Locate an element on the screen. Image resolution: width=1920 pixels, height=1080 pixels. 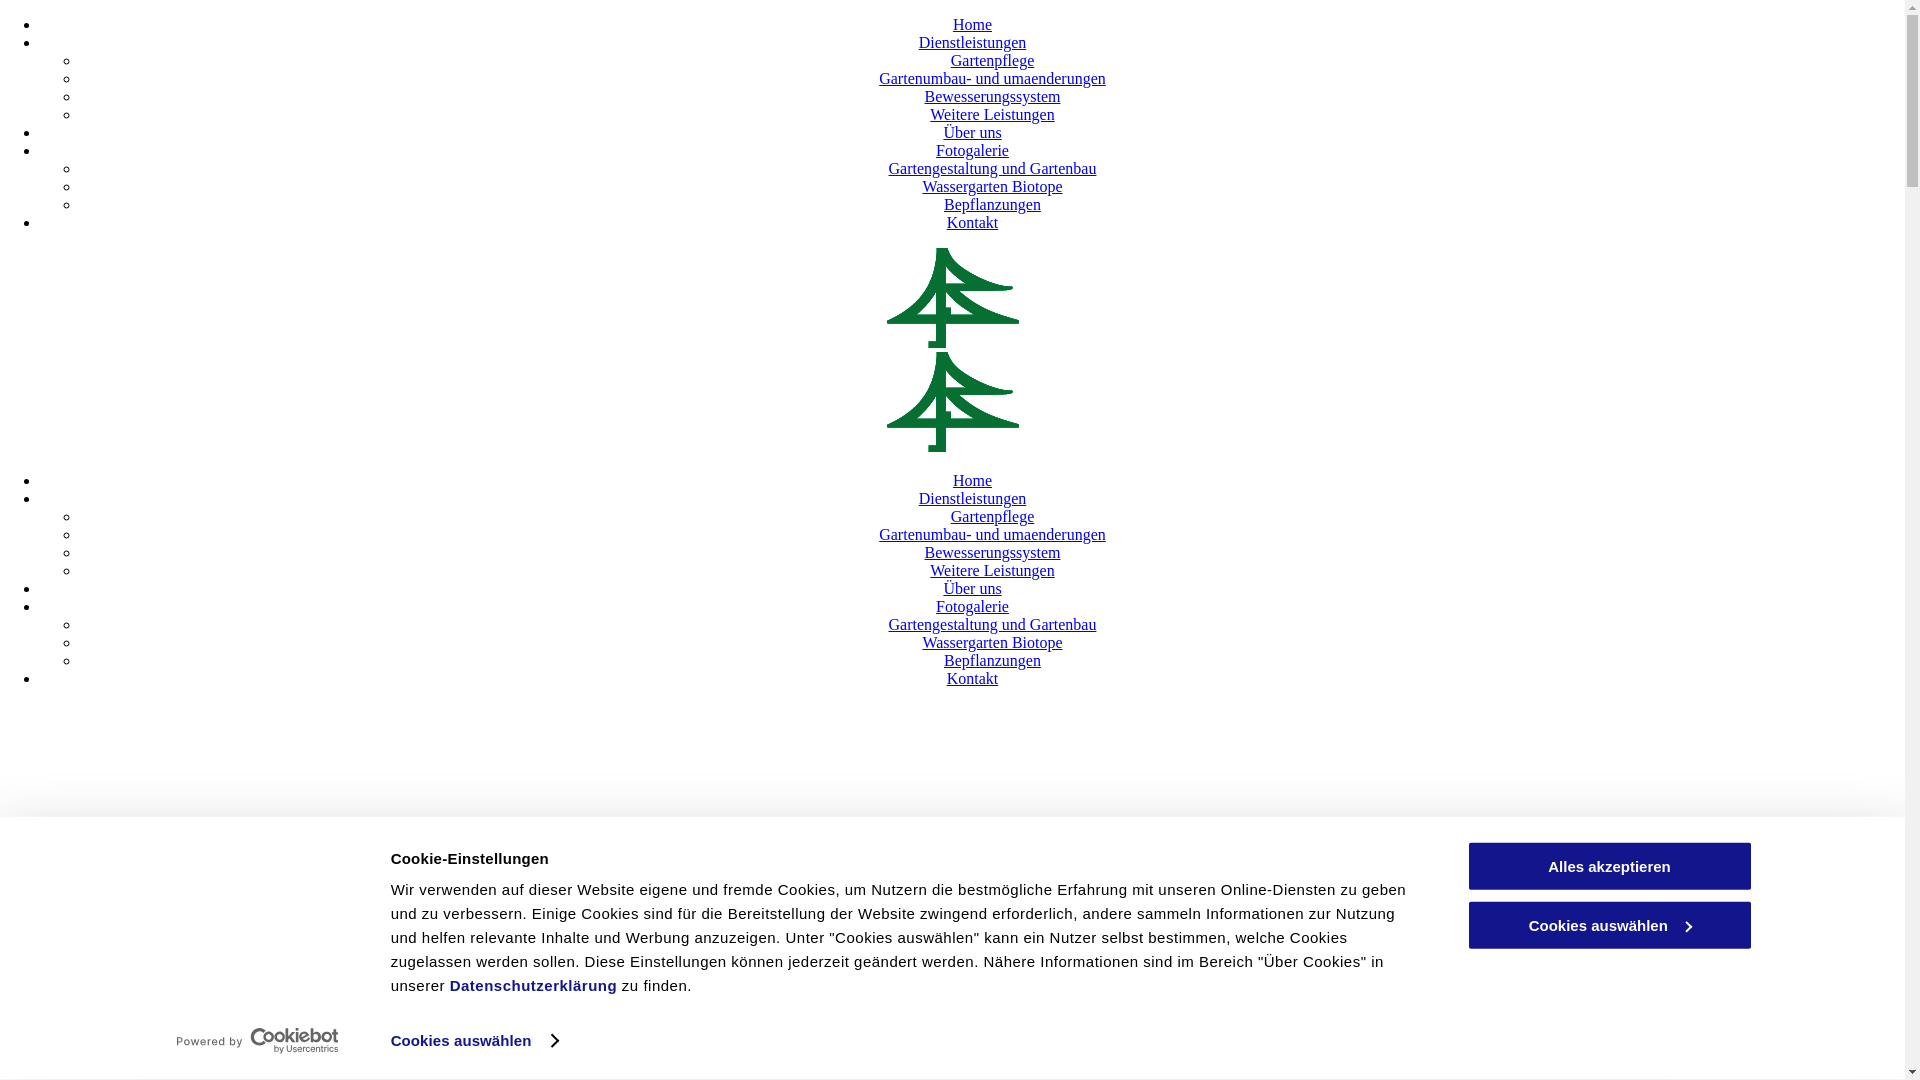
'Kontakt' is located at coordinates (973, 222).